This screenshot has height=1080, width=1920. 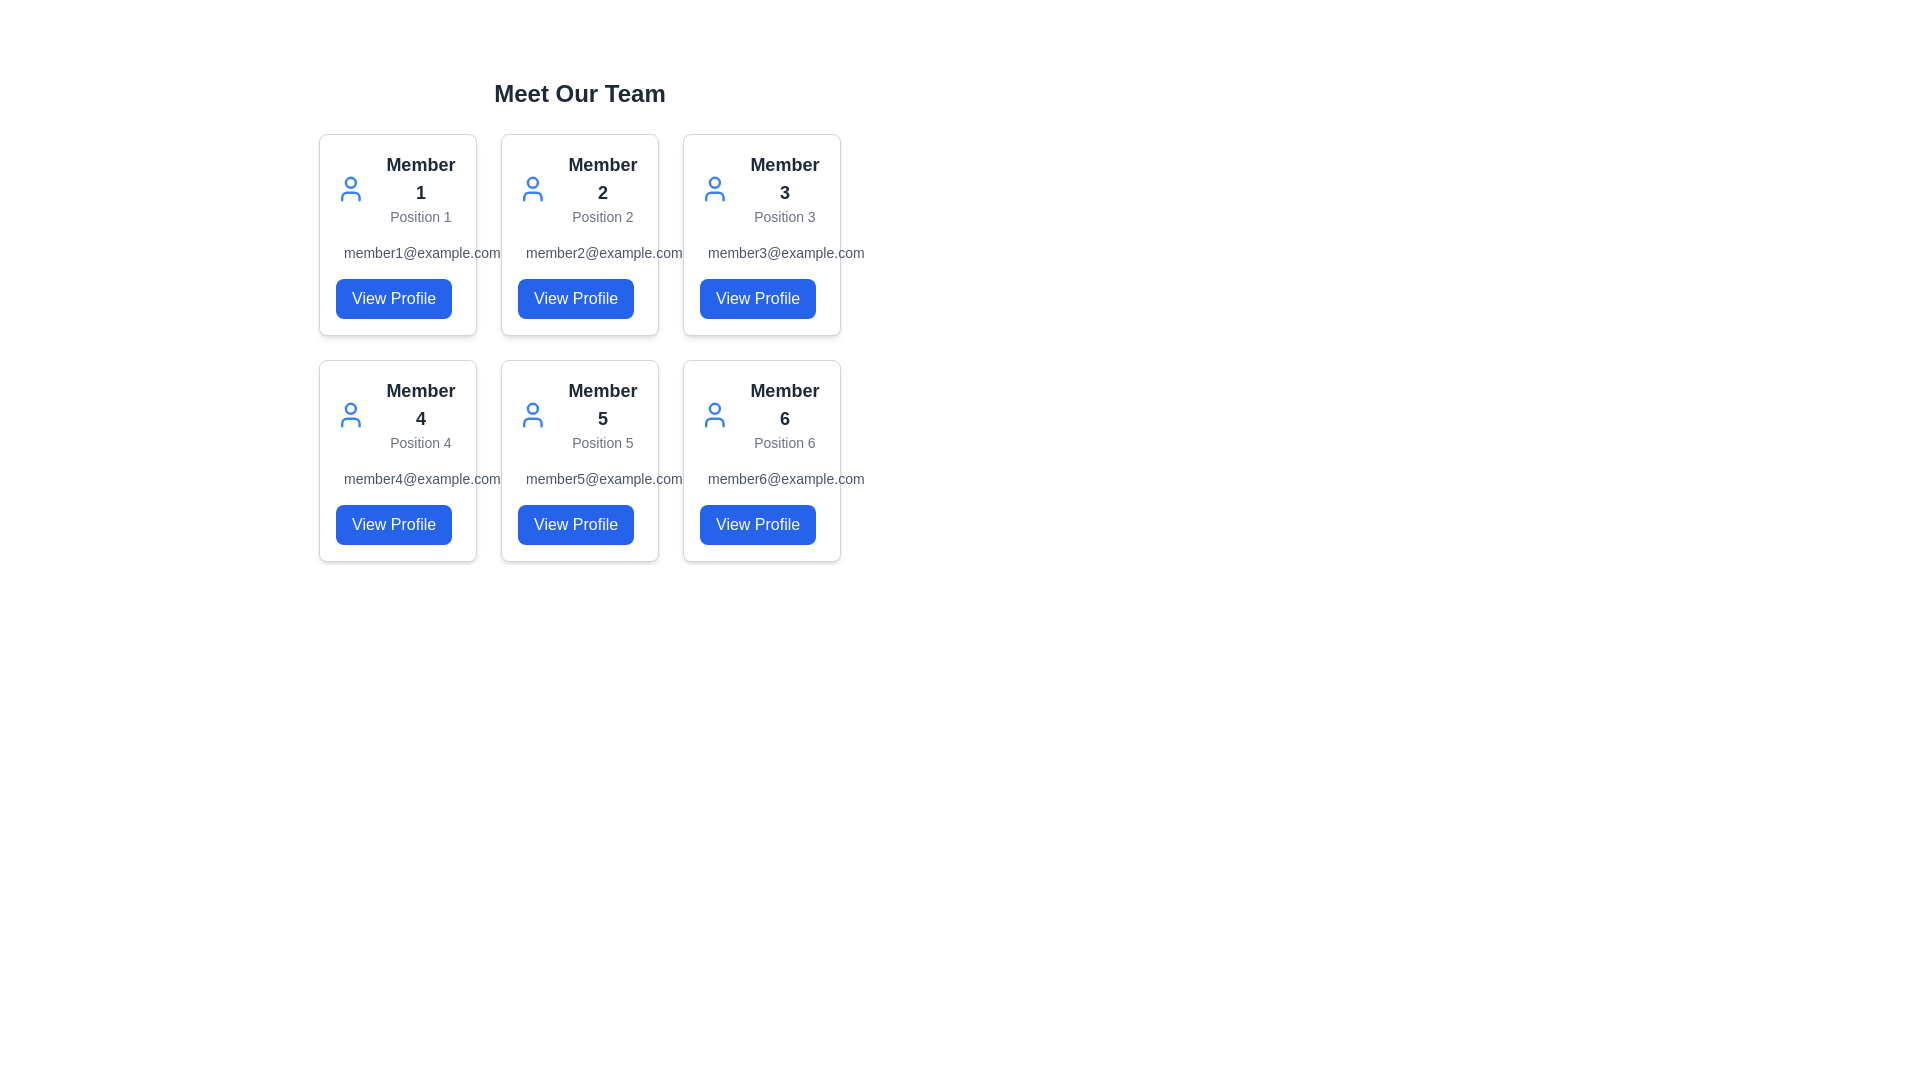 I want to click on the text label displaying the email address 'member6@example.com', which is located above the 'View Profile' button in the card labeled 'Member 6 - Position 6', so click(x=761, y=478).